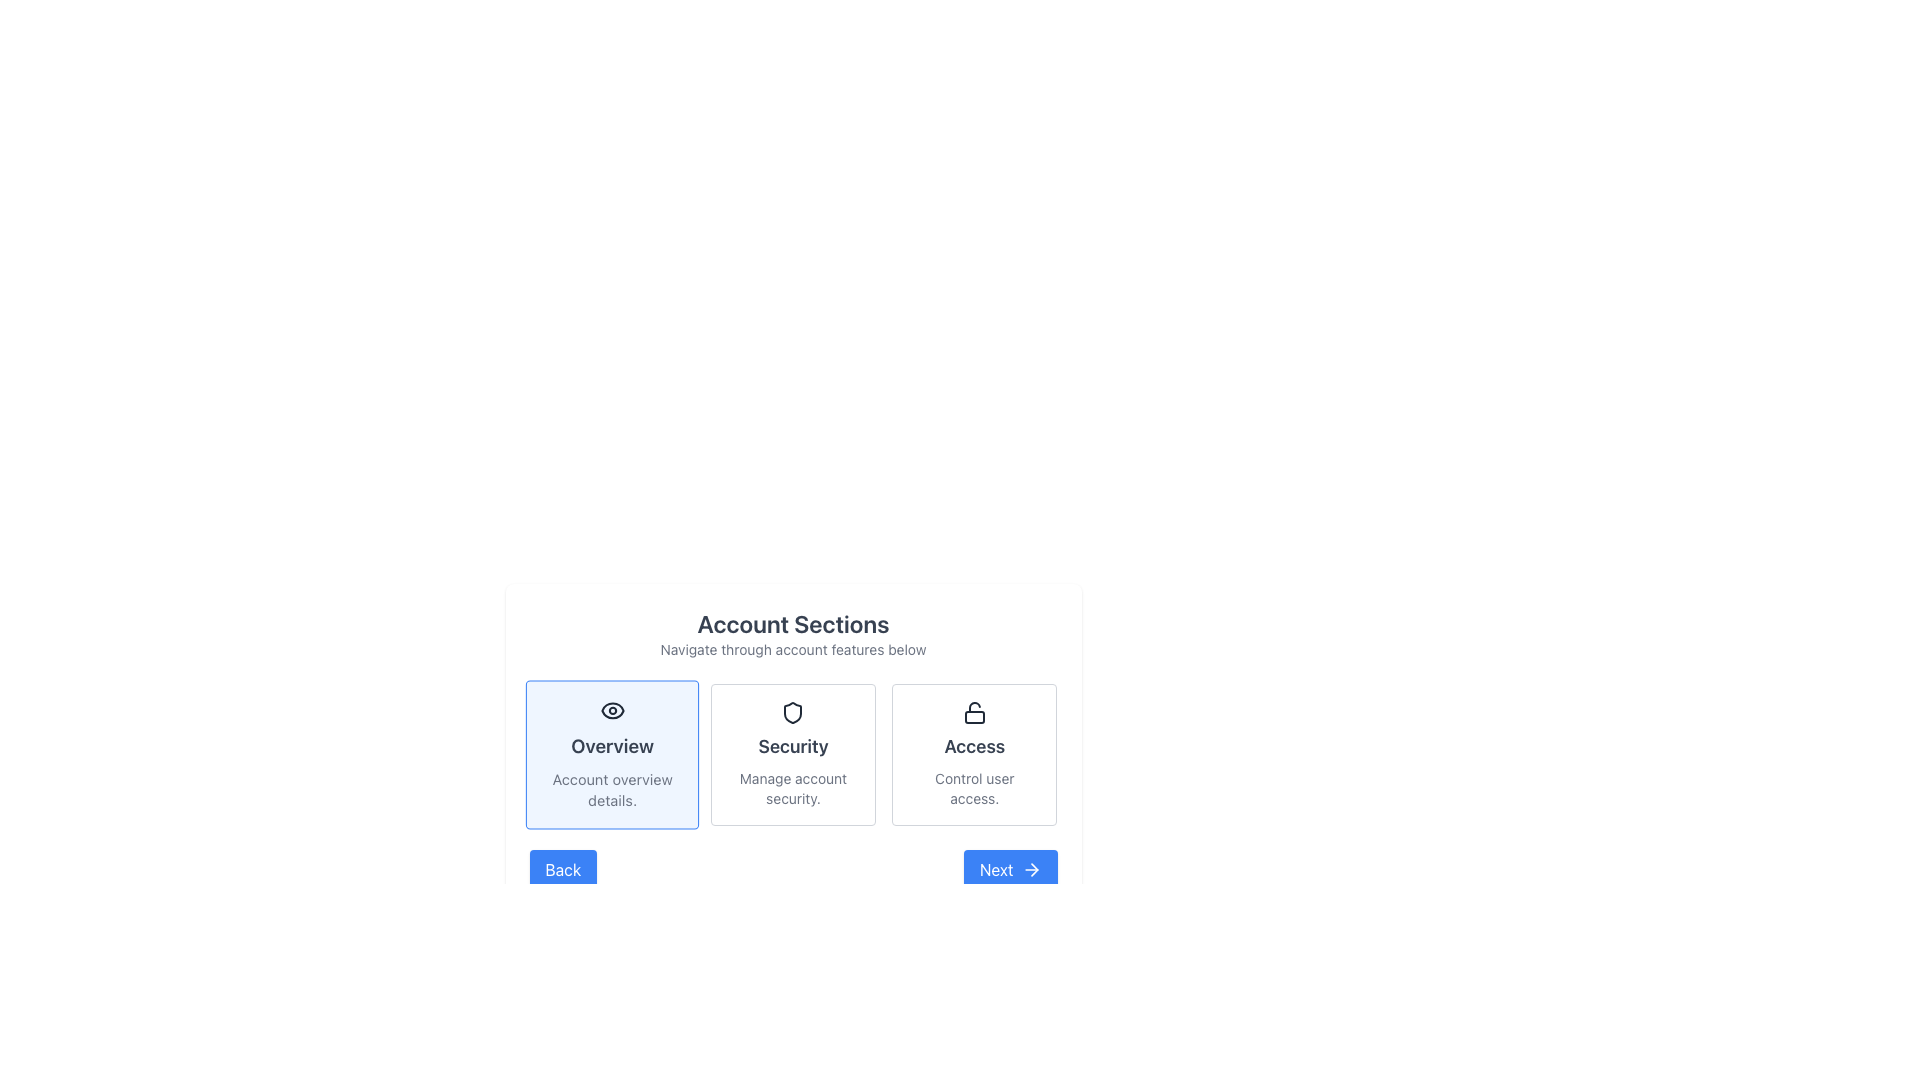 The width and height of the screenshot is (1920, 1080). What do you see at coordinates (792, 712) in the screenshot?
I see `the shield-shaped SVG icon located above the 'Security' title in the middle panel of the UI` at bounding box center [792, 712].